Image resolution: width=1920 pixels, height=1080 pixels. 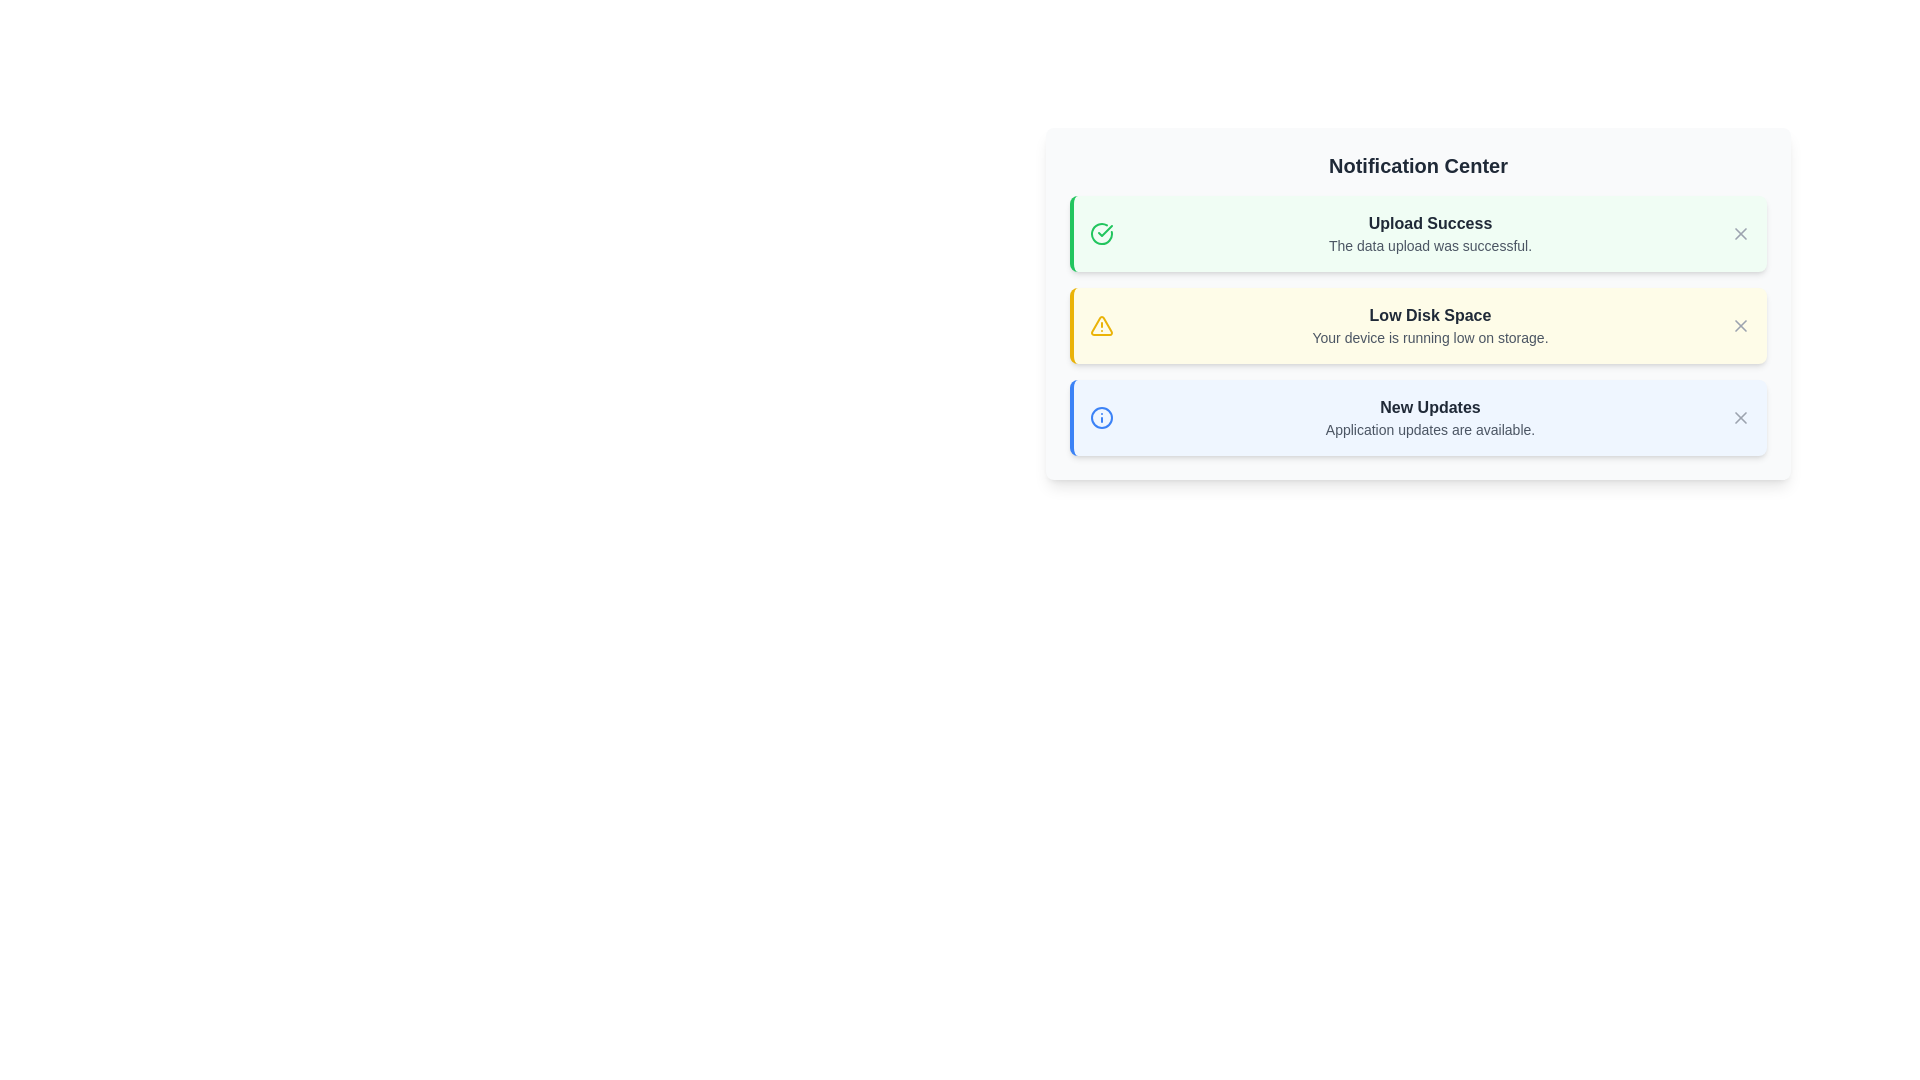 I want to click on the dismiss icon located in the notification center adjacent to the 'Low Disk Space' notification card, so click(x=1740, y=325).